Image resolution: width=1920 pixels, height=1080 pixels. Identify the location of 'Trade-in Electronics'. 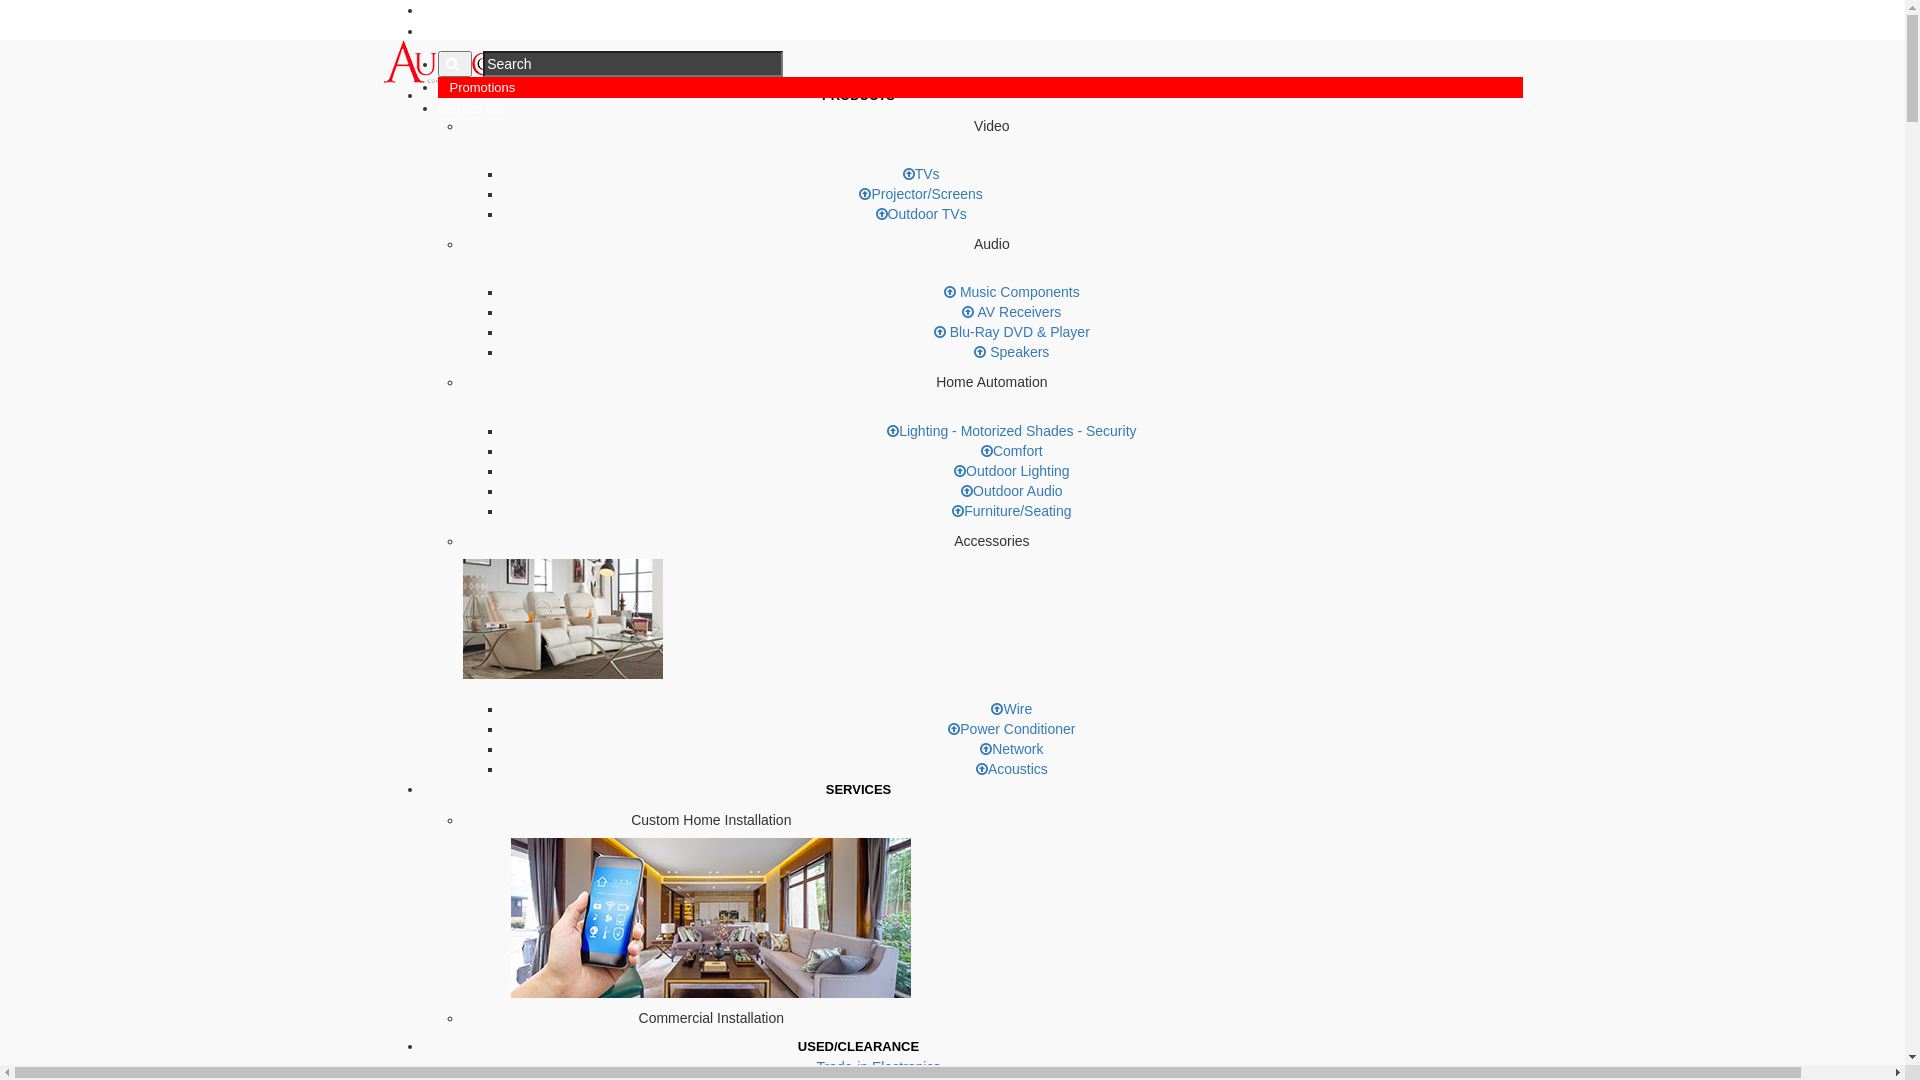
(878, 1066).